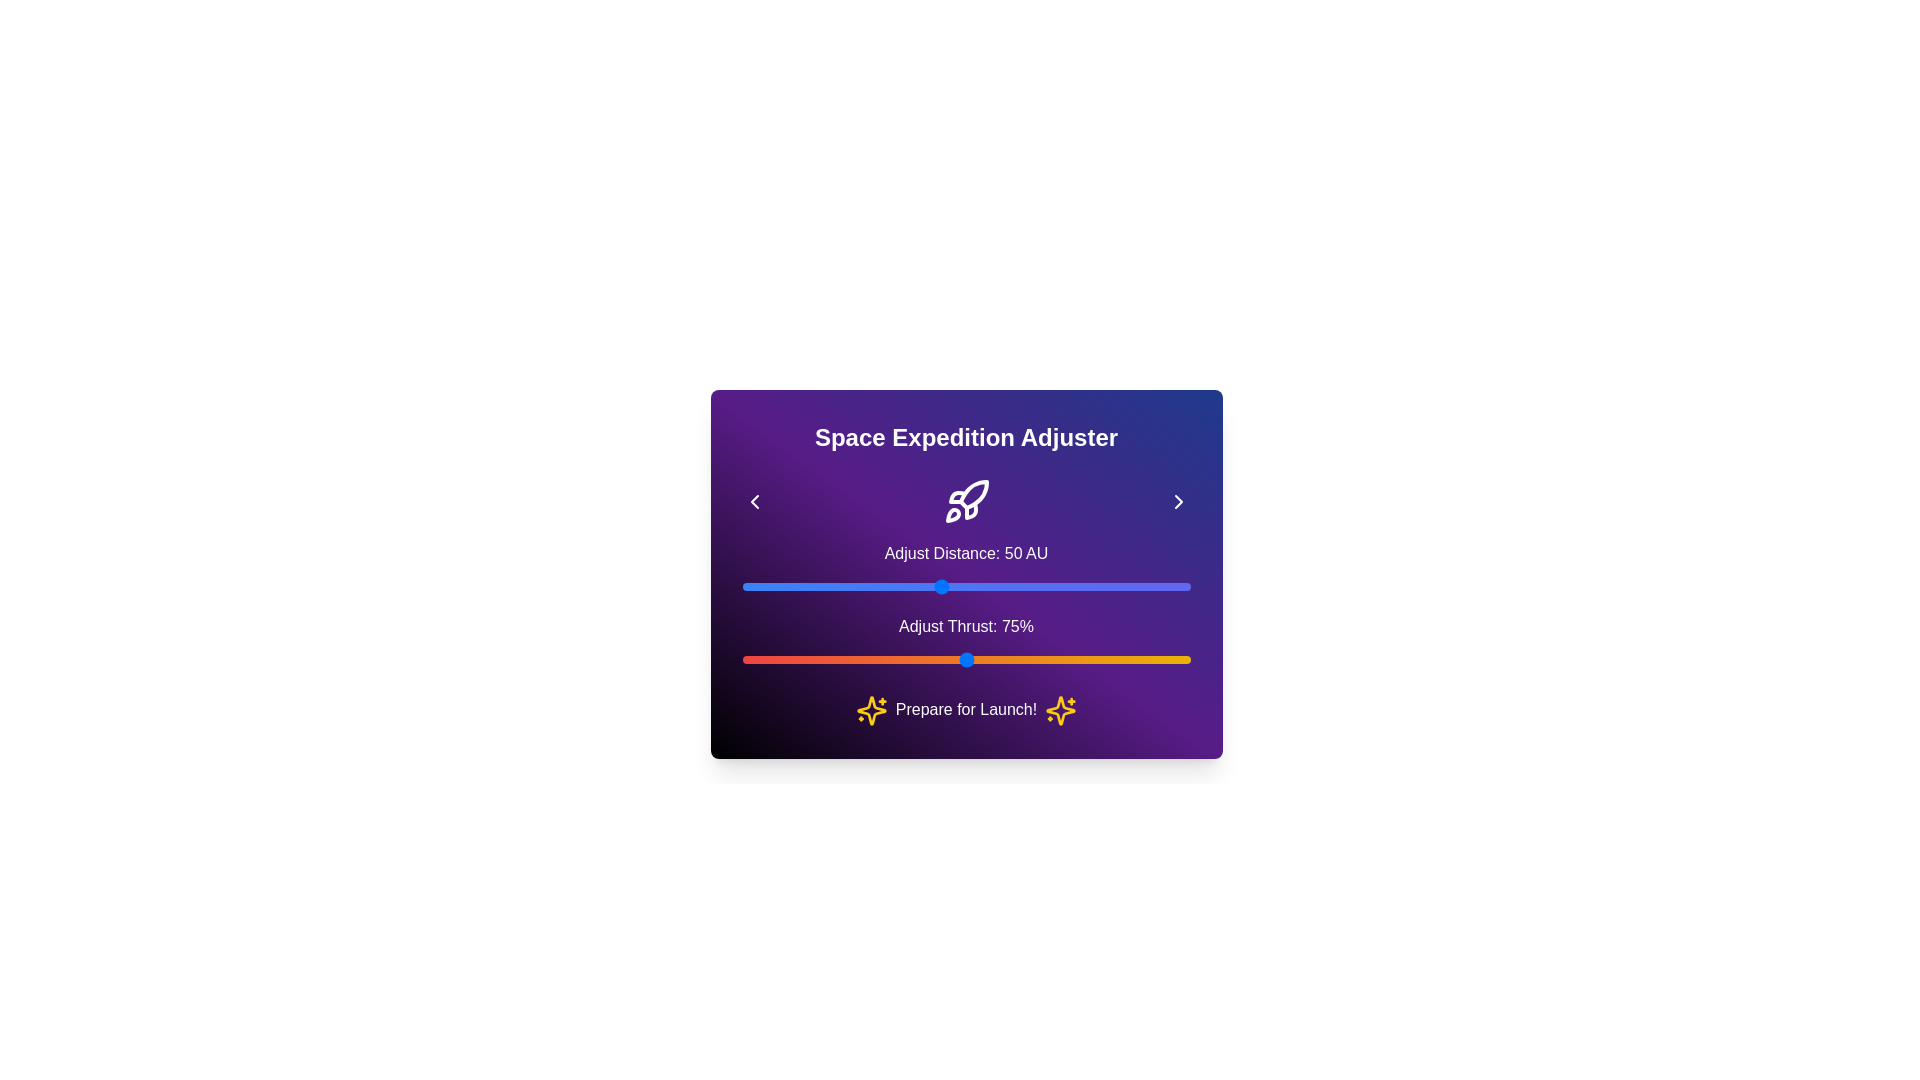 The image size is (1920, 1080). What do you see at coordinates (1178, 500) in the screenshot?
I see `right chevron icon to adjust the distance` at bounding box center [1178, 500].